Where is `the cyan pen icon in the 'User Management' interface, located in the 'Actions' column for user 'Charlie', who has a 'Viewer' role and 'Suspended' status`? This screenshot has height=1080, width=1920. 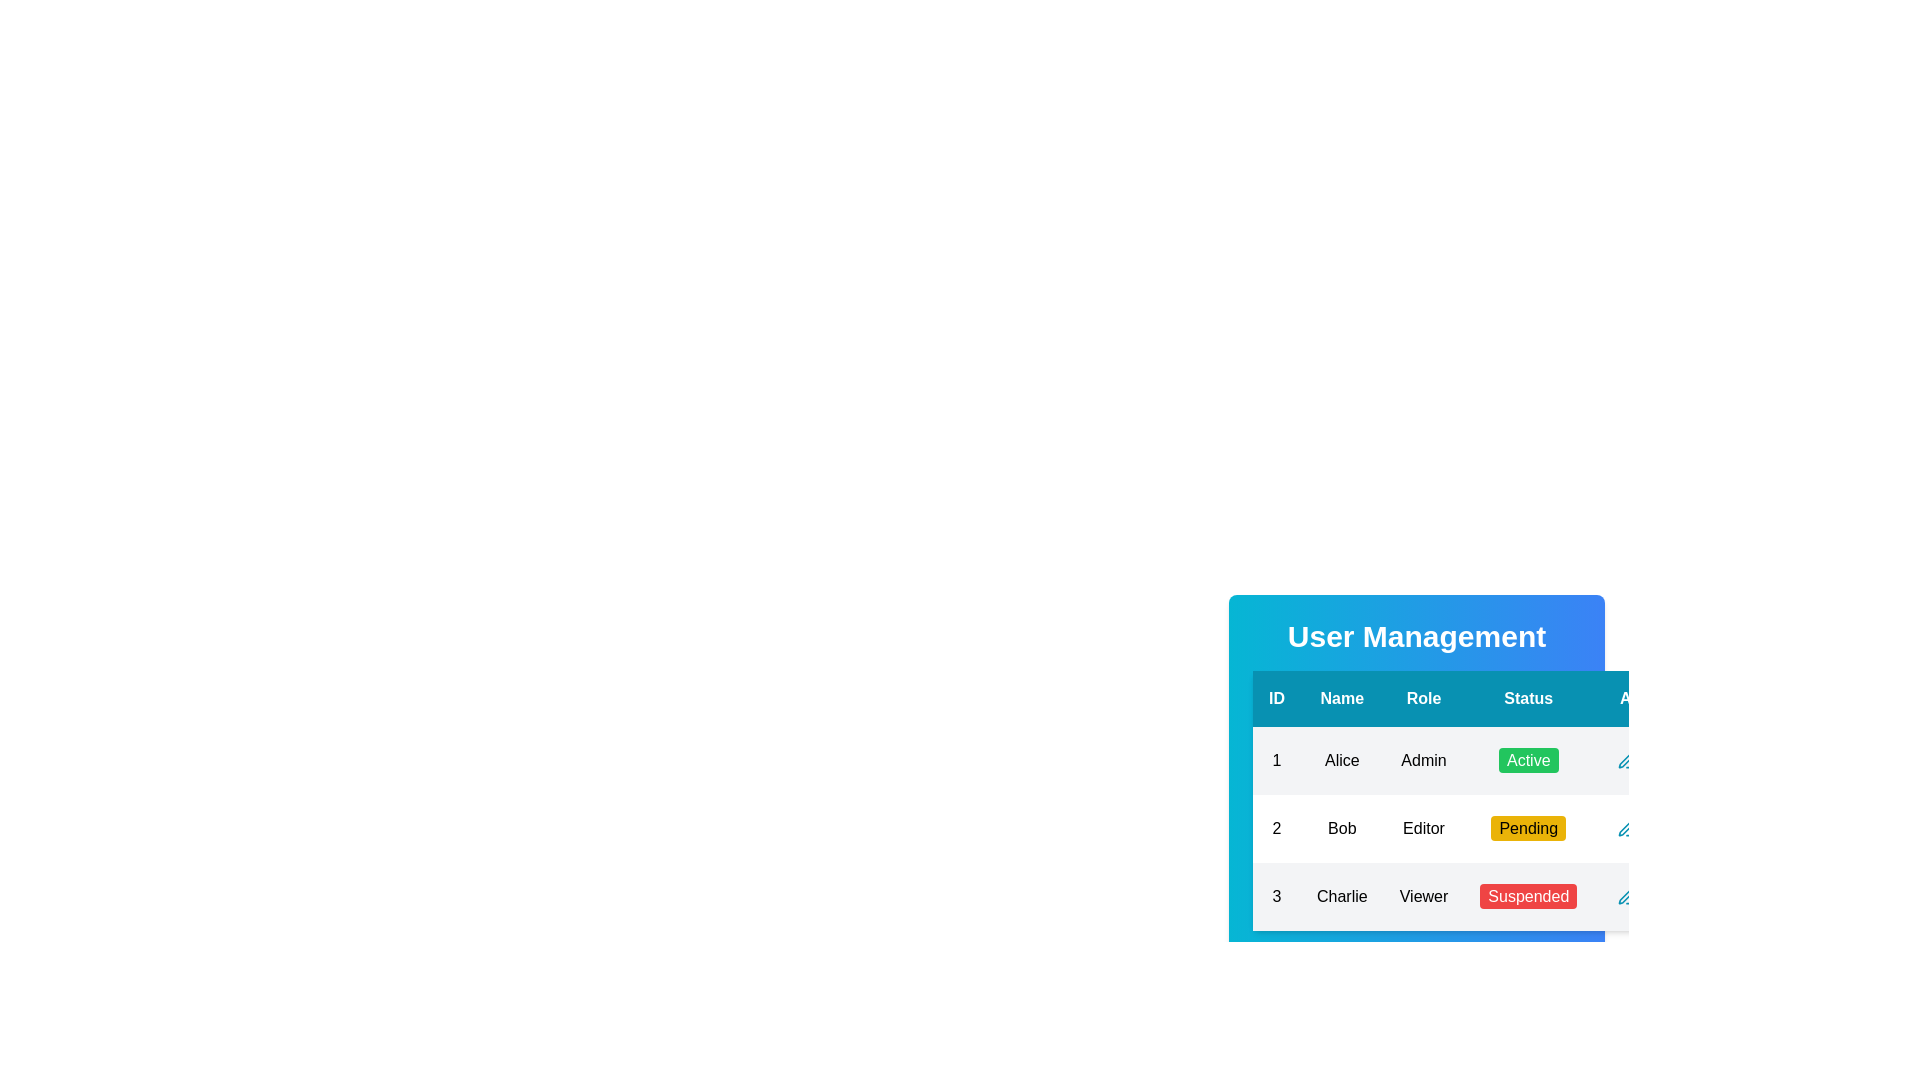
the cyan pen icon in the 'User Management' interface, located in the 'Actions' column for user 'Charlie', who has a 'Viewer' role and 'Suspended' status is located at coordinates (1627, 896).